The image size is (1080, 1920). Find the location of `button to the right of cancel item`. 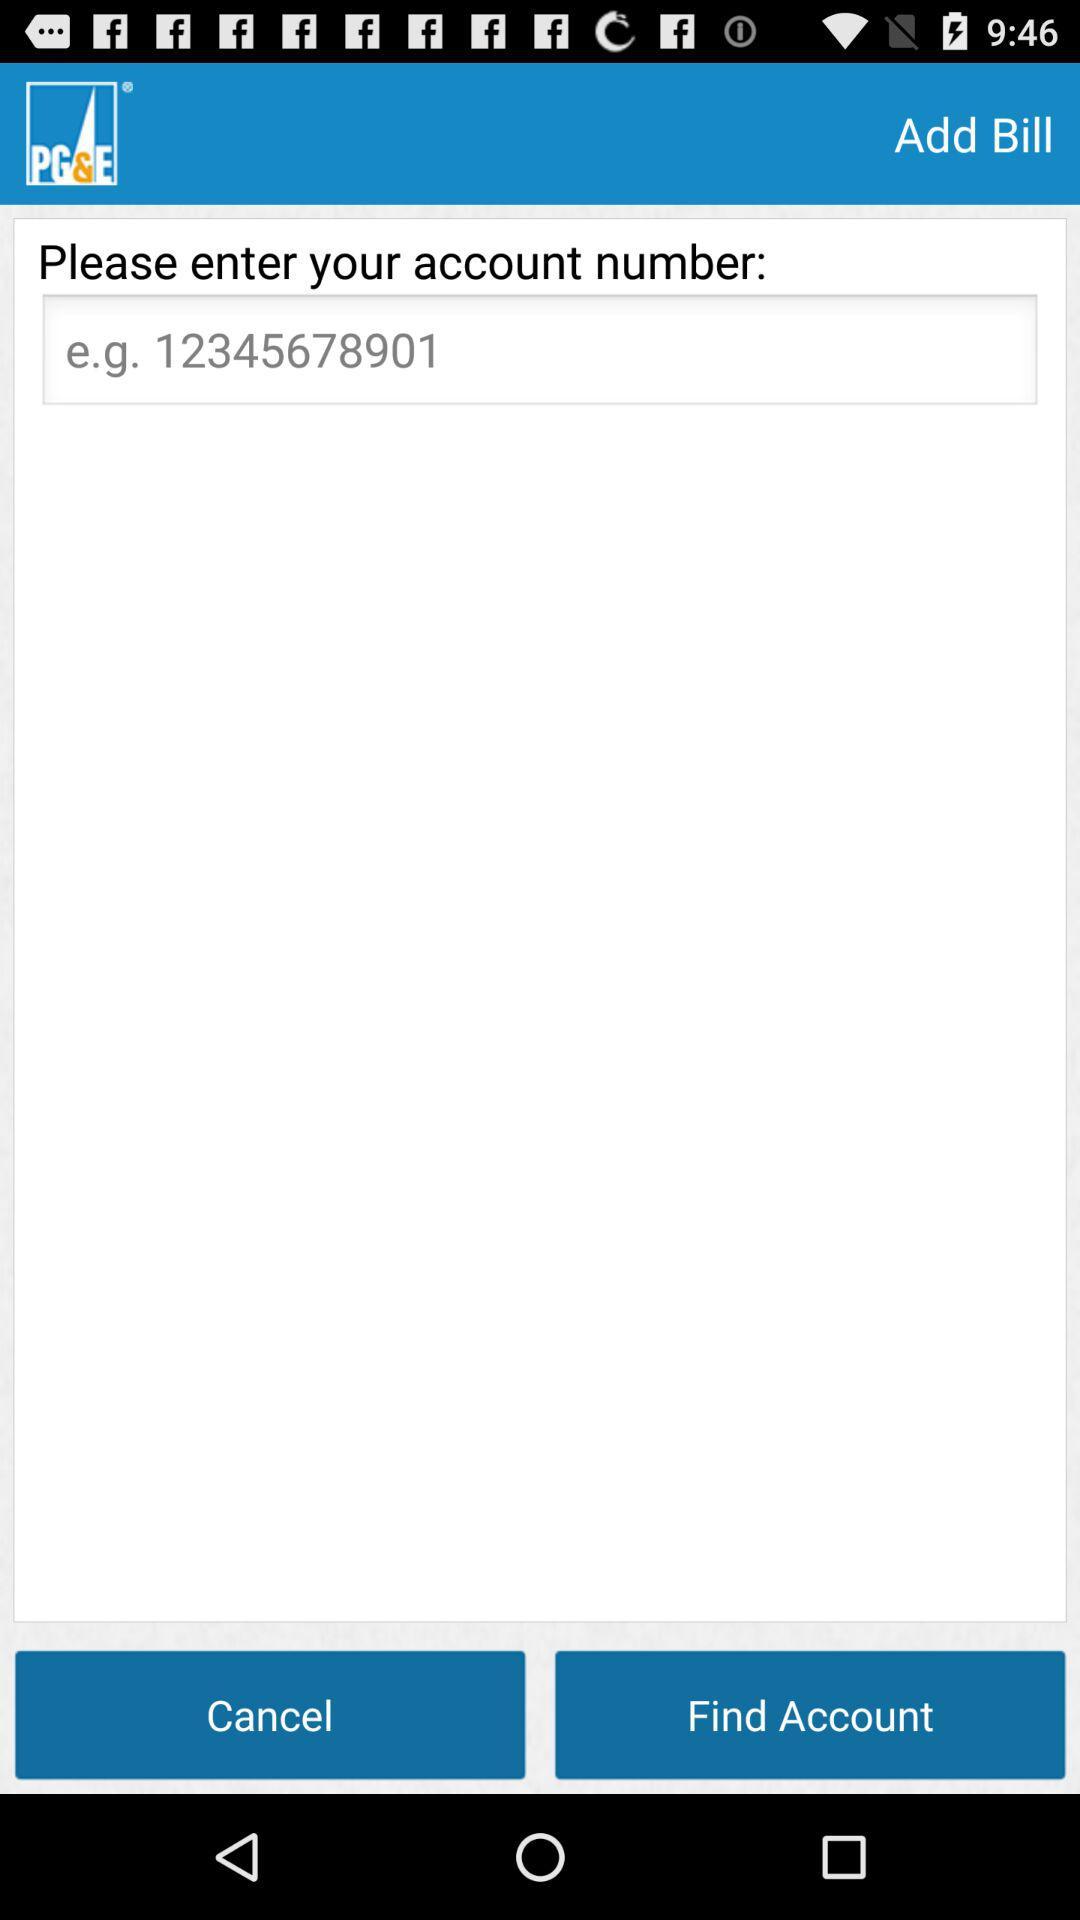

button to the right of cancel item is located at coordinates (810, 1713).